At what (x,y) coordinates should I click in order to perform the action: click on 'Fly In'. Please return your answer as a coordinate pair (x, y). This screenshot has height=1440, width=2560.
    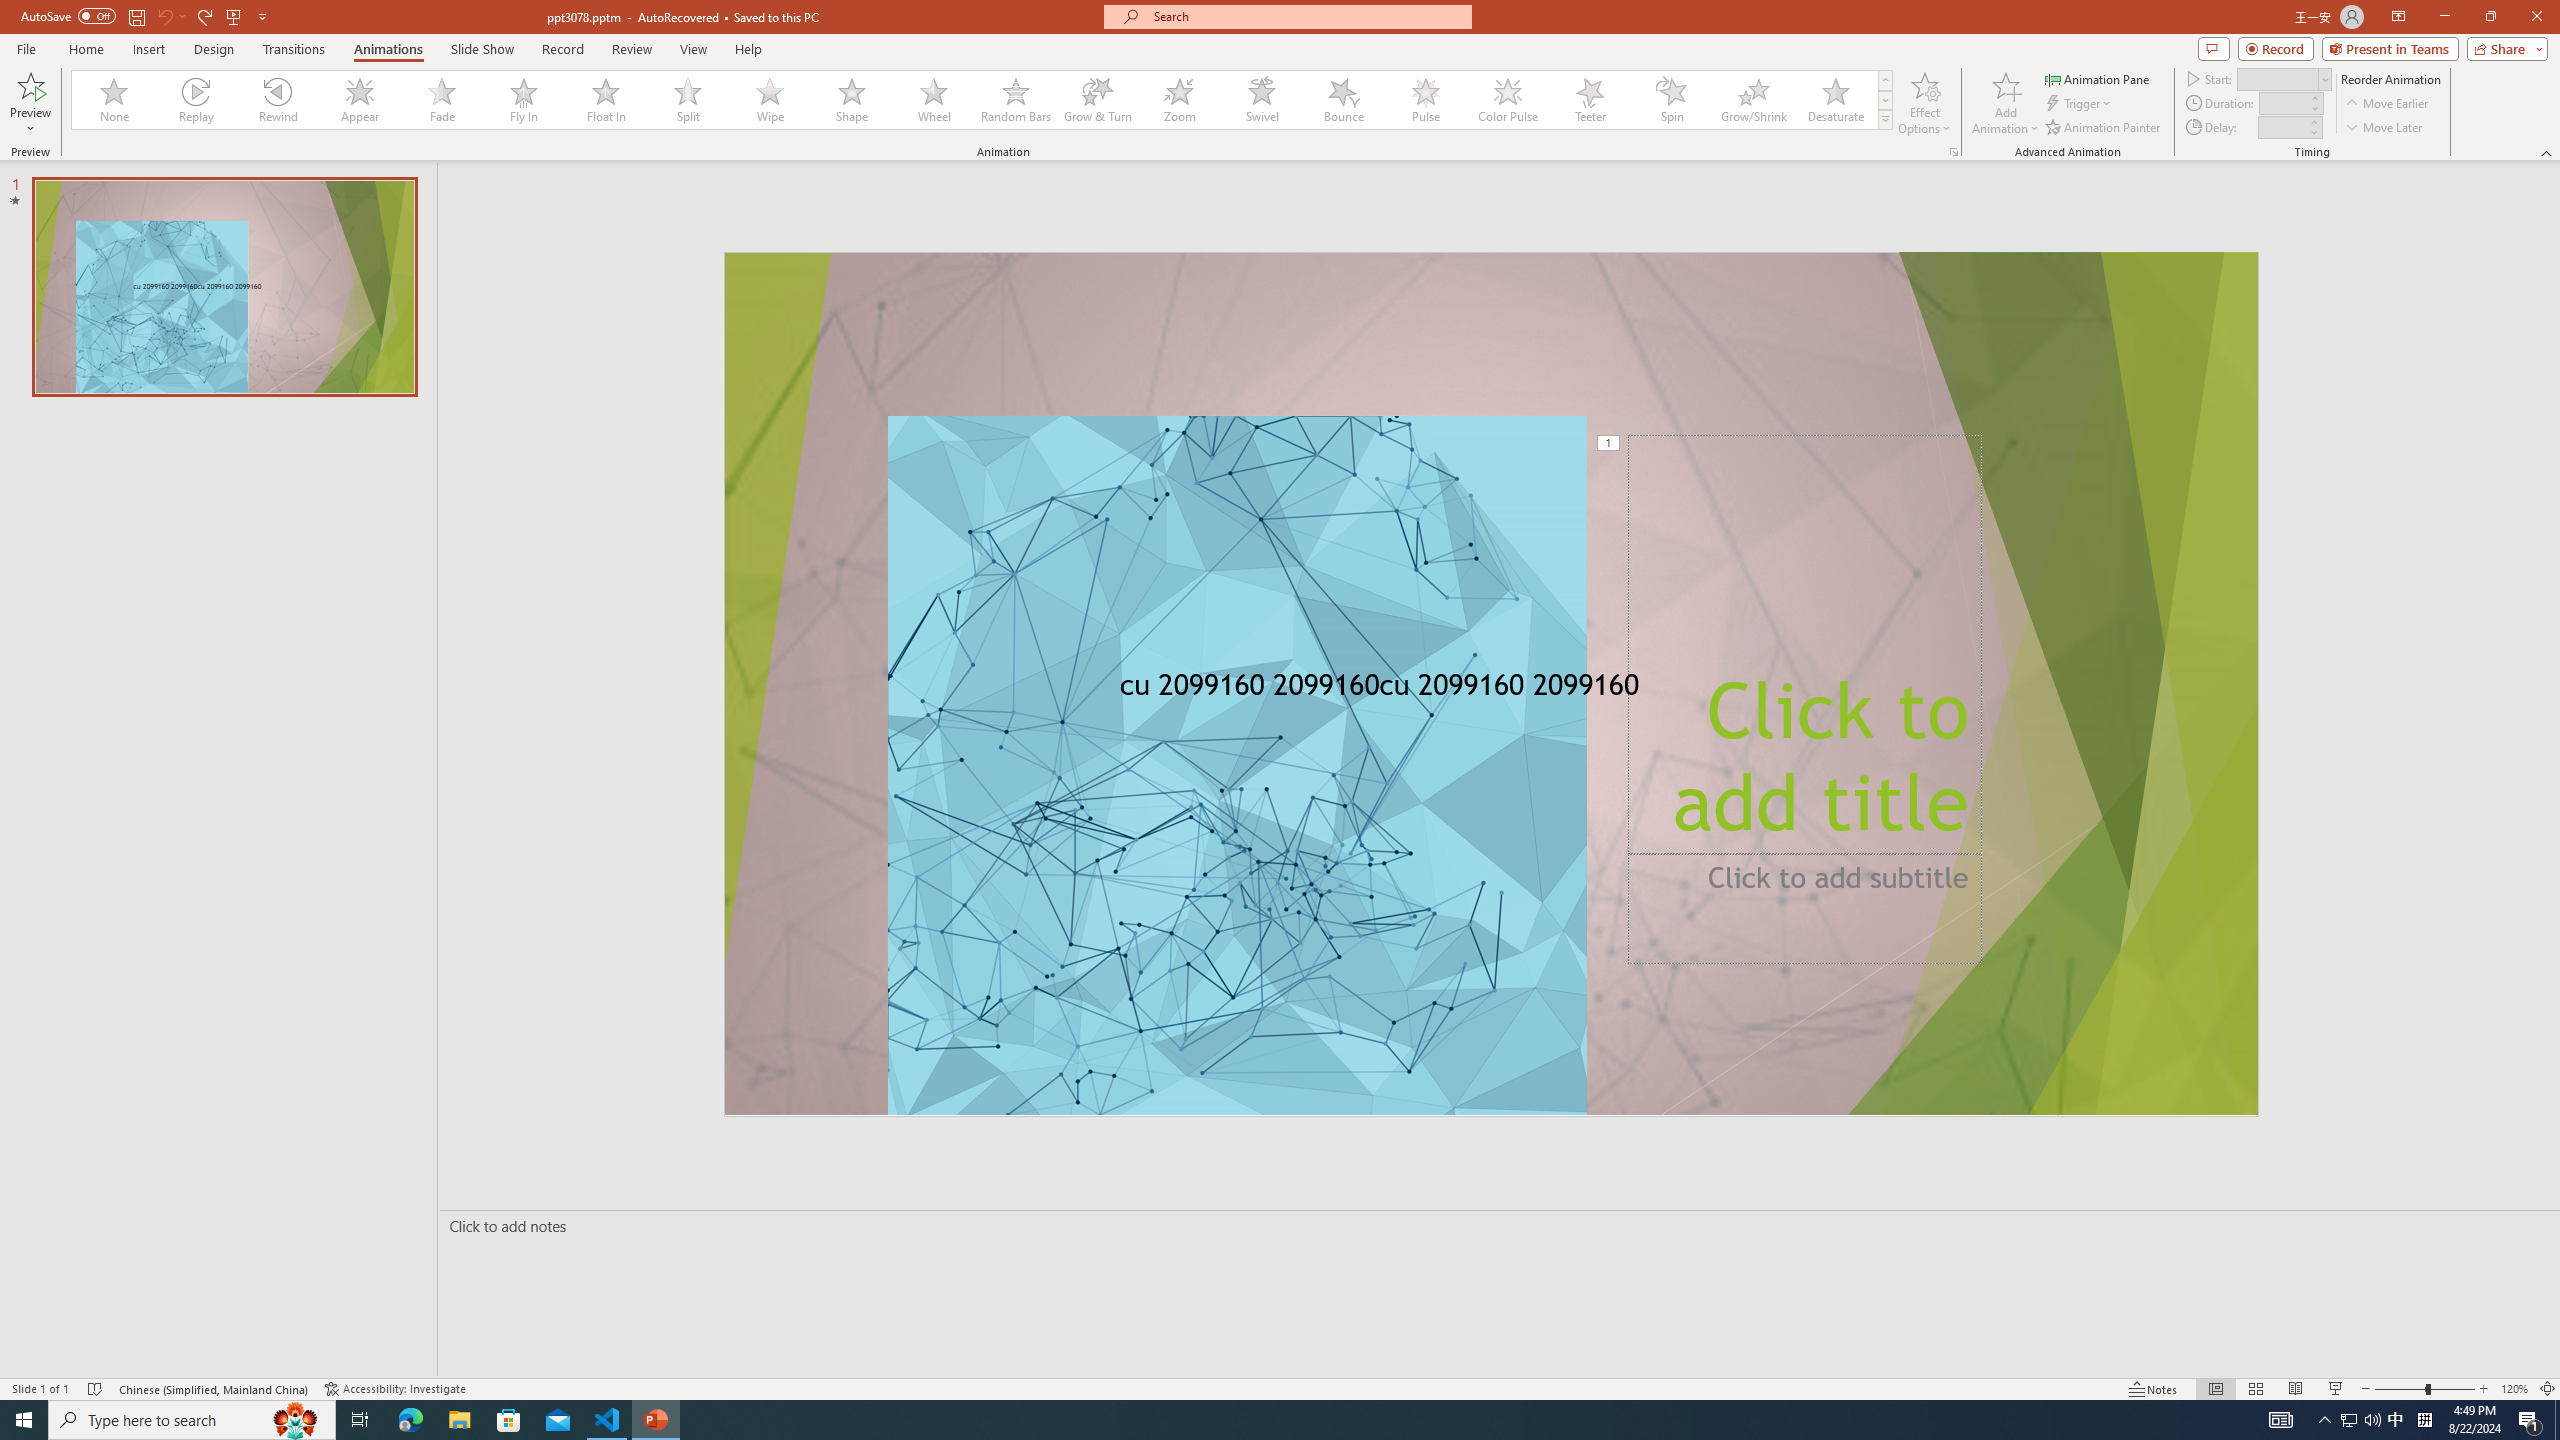
    Looking at the image, I should click on (523, 99).